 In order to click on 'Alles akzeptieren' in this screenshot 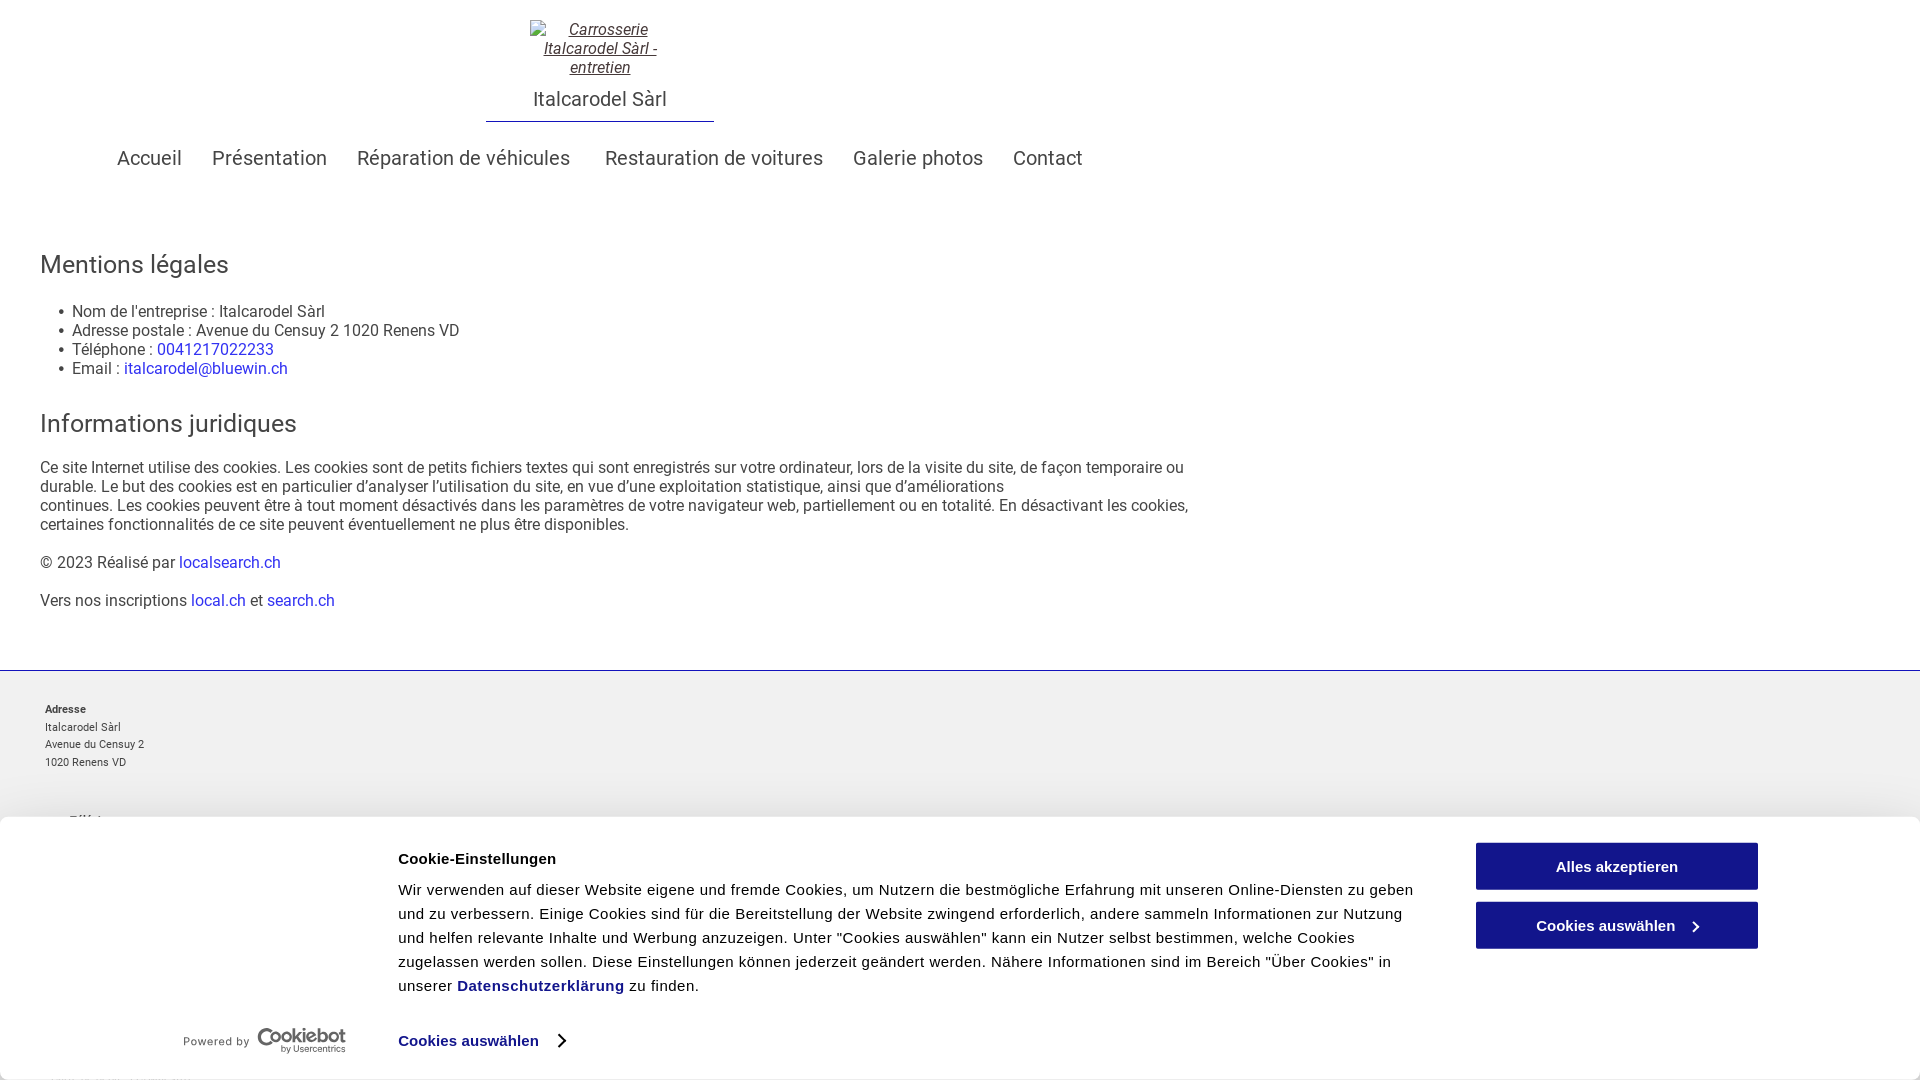, I will do `click(1617, 865)`.